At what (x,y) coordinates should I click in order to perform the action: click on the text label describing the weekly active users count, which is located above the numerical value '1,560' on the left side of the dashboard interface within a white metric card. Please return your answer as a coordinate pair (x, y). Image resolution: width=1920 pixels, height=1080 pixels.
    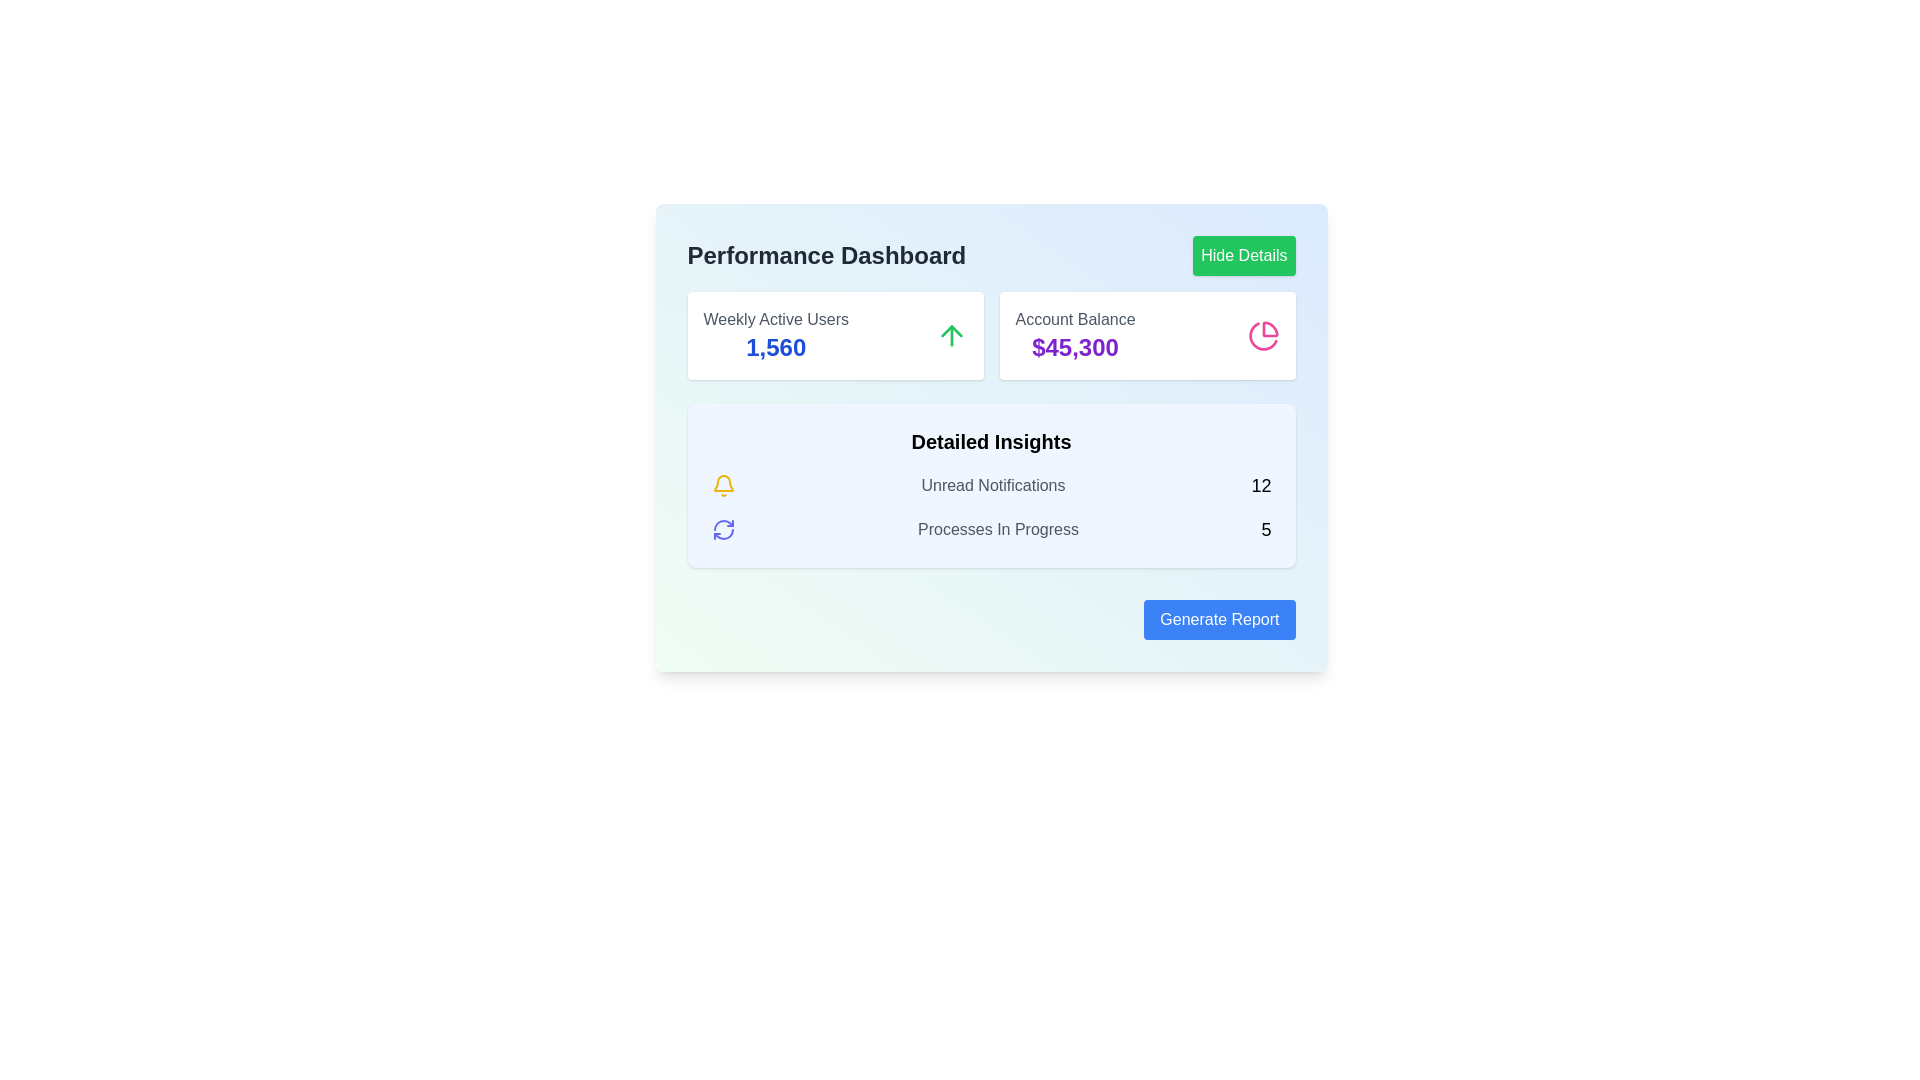
    Looking at the image, I should click on (775, 319).